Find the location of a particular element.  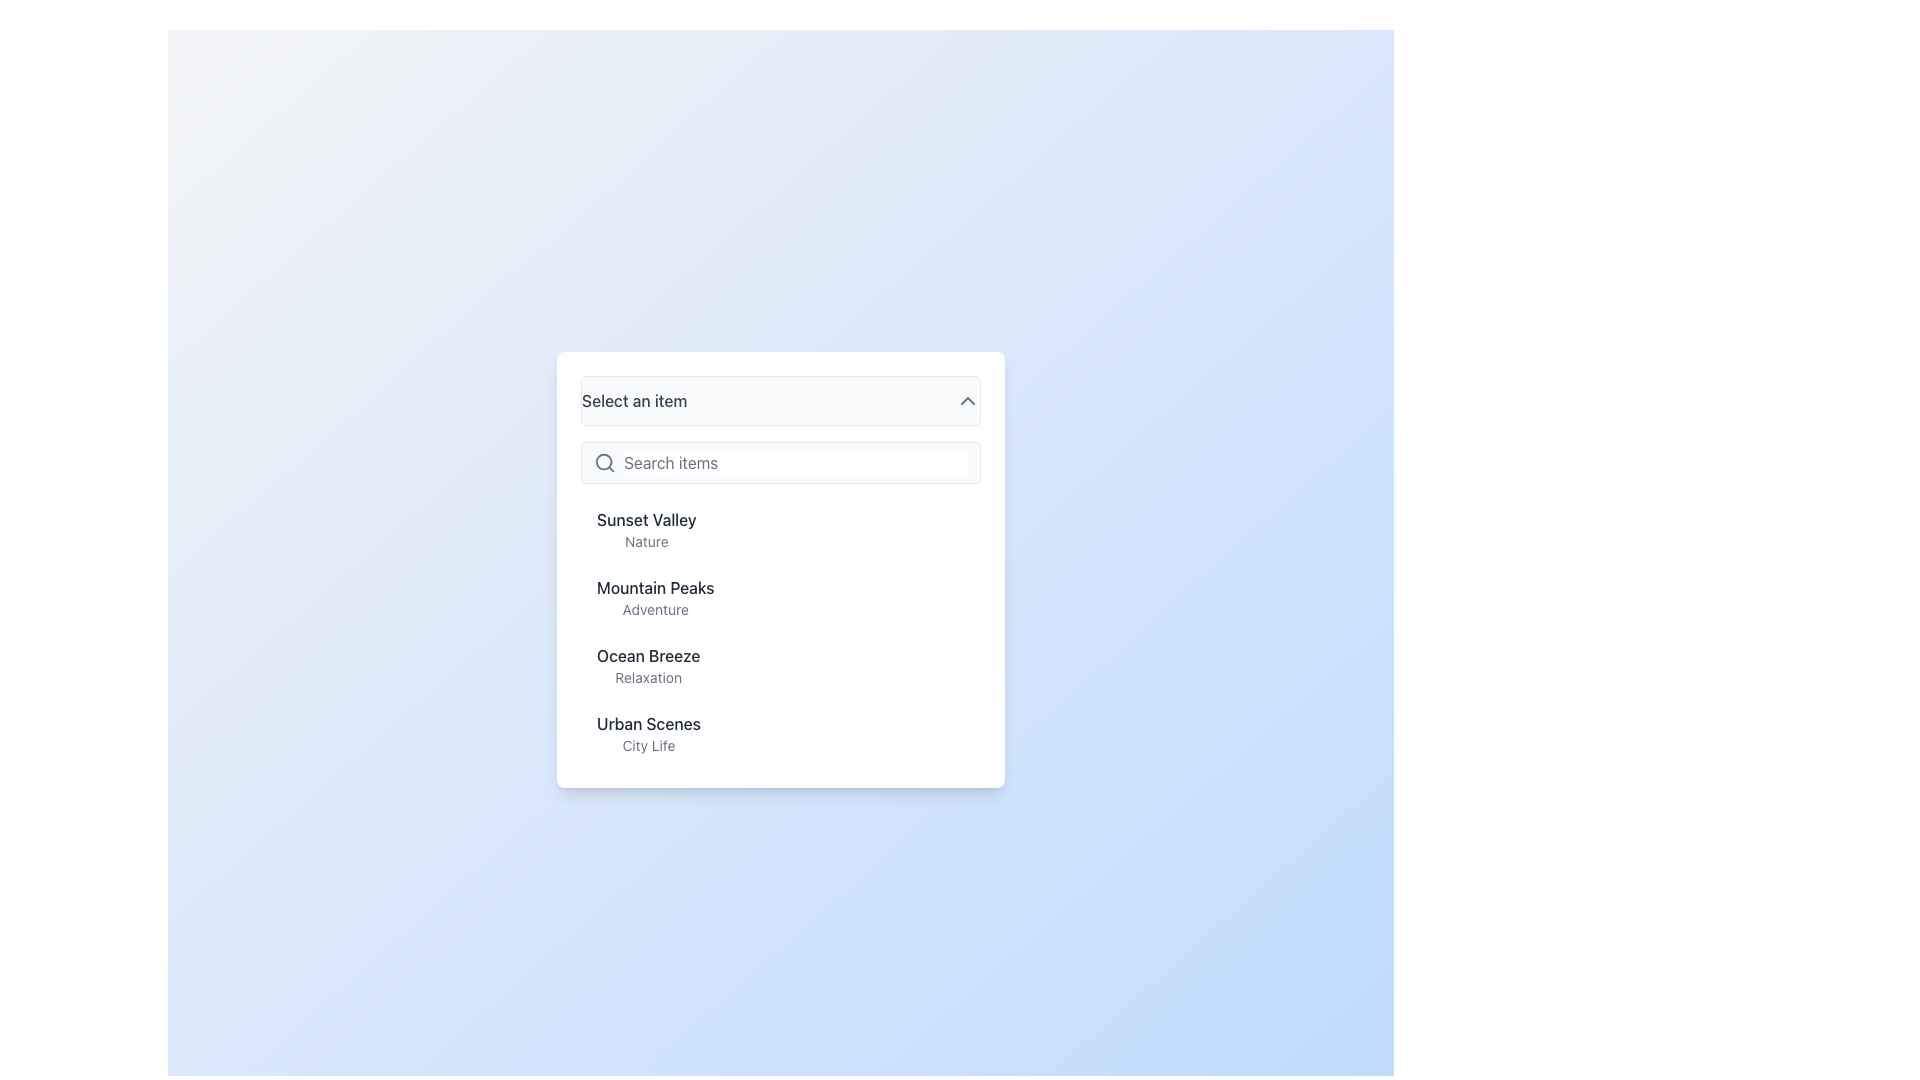

the text label that serves as a title for the dropdown item, which is centrally aligned and positioned above the 'Adventure' text is located at coordinates (655, 586).